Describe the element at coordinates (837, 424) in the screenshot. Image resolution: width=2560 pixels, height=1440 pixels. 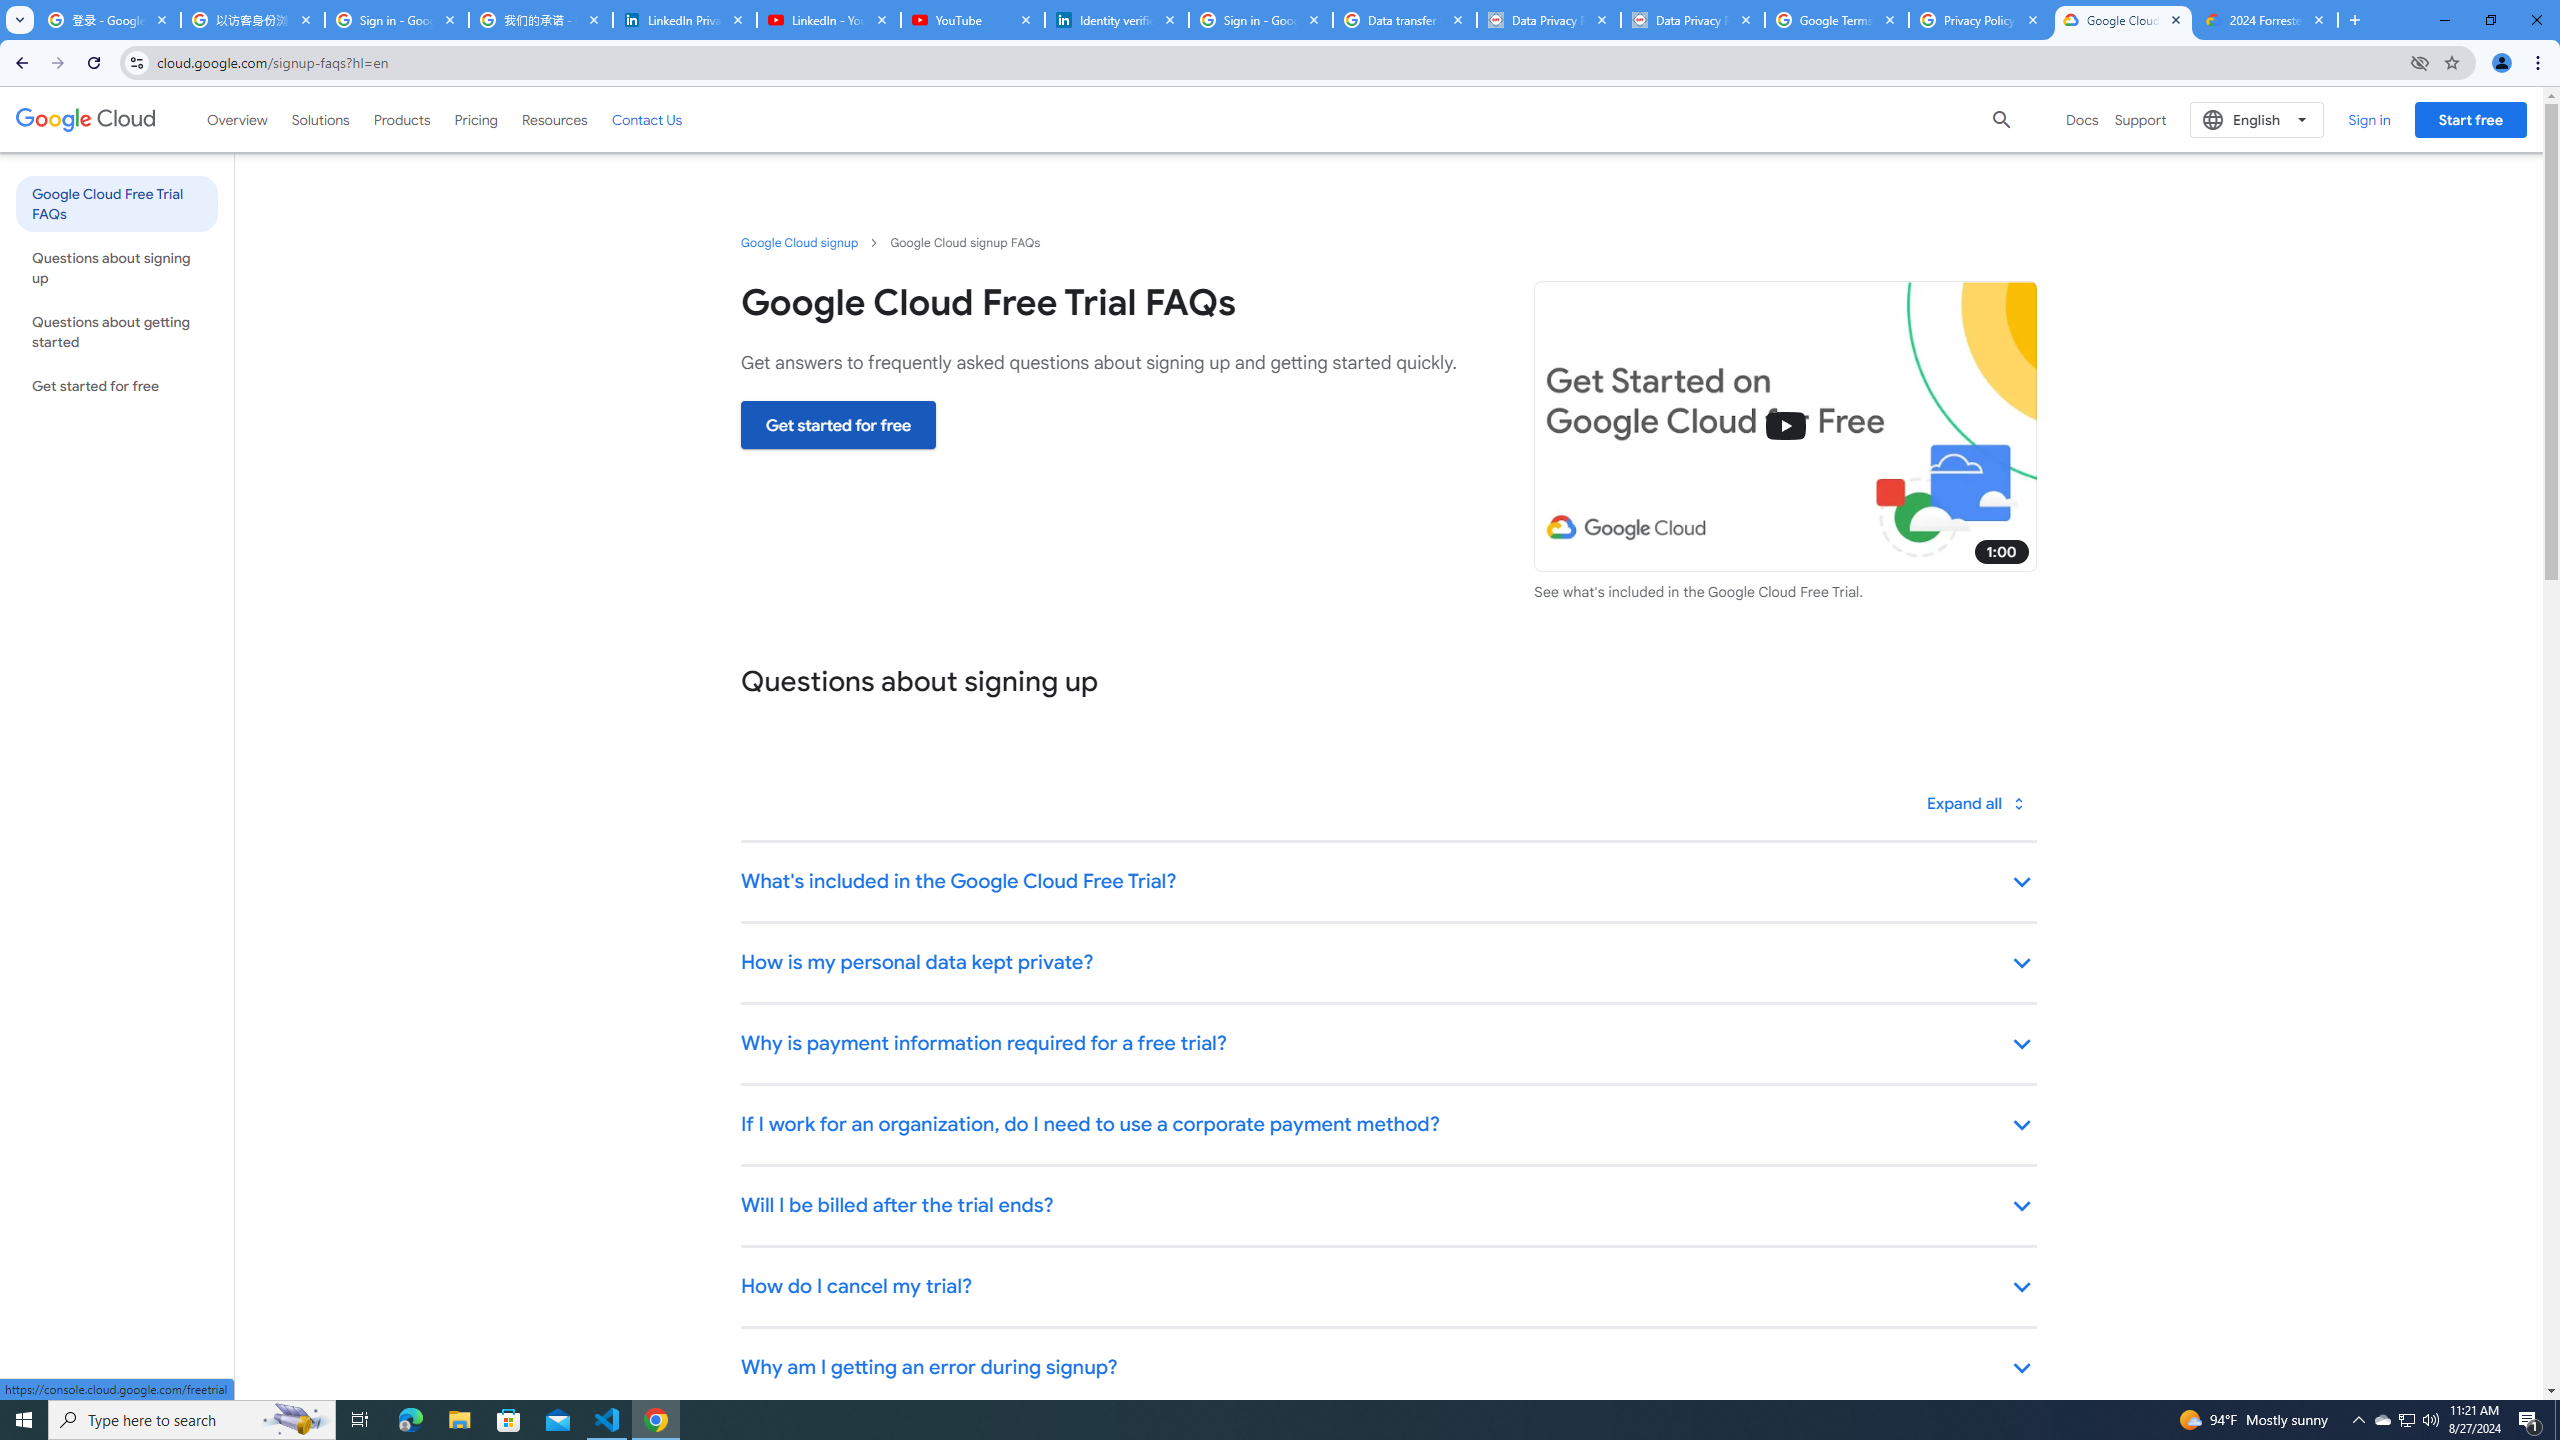
I see `'Get started for free'` at that location.